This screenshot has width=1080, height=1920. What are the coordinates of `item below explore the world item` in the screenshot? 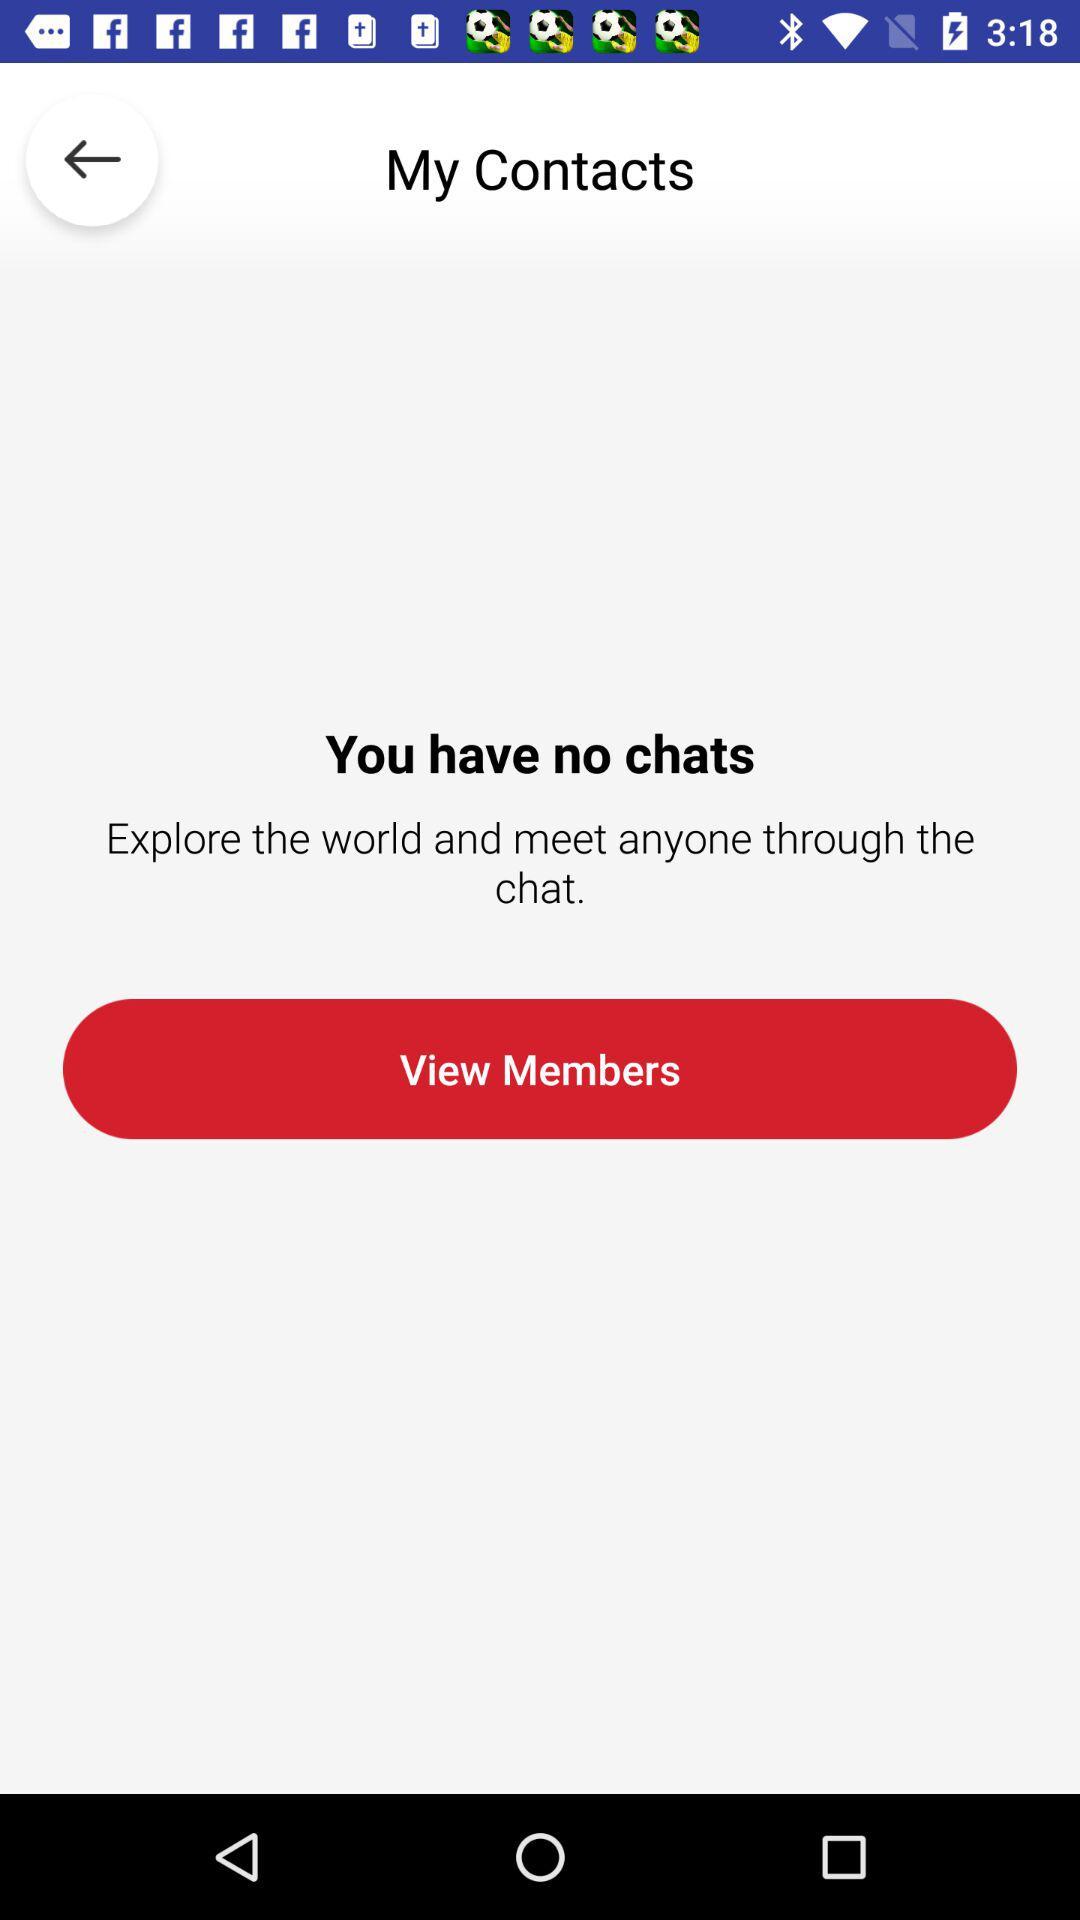 It's located at (540, 1068).